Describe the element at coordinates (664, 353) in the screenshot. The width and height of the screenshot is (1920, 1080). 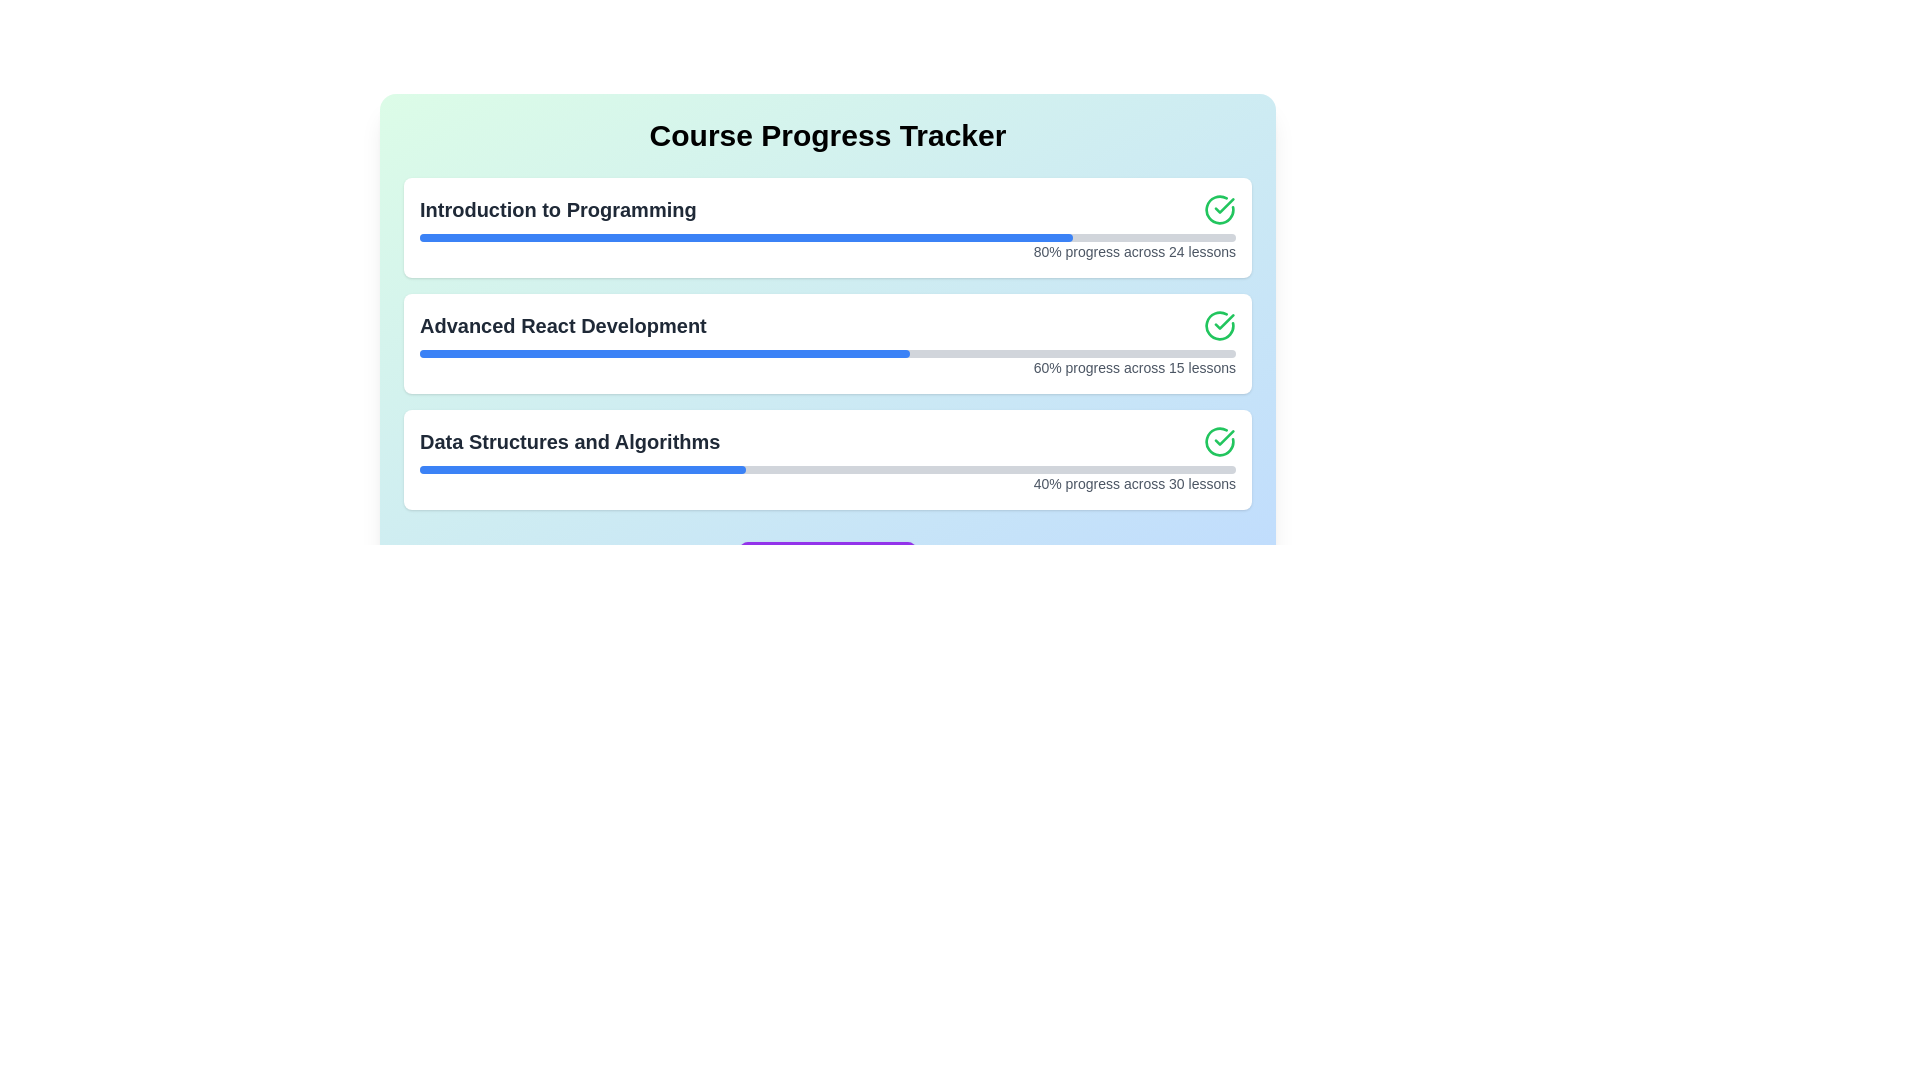
I see `the blue progress bar indicating 60% completion in the 'Advanced React Development' section of the interface` at that location.